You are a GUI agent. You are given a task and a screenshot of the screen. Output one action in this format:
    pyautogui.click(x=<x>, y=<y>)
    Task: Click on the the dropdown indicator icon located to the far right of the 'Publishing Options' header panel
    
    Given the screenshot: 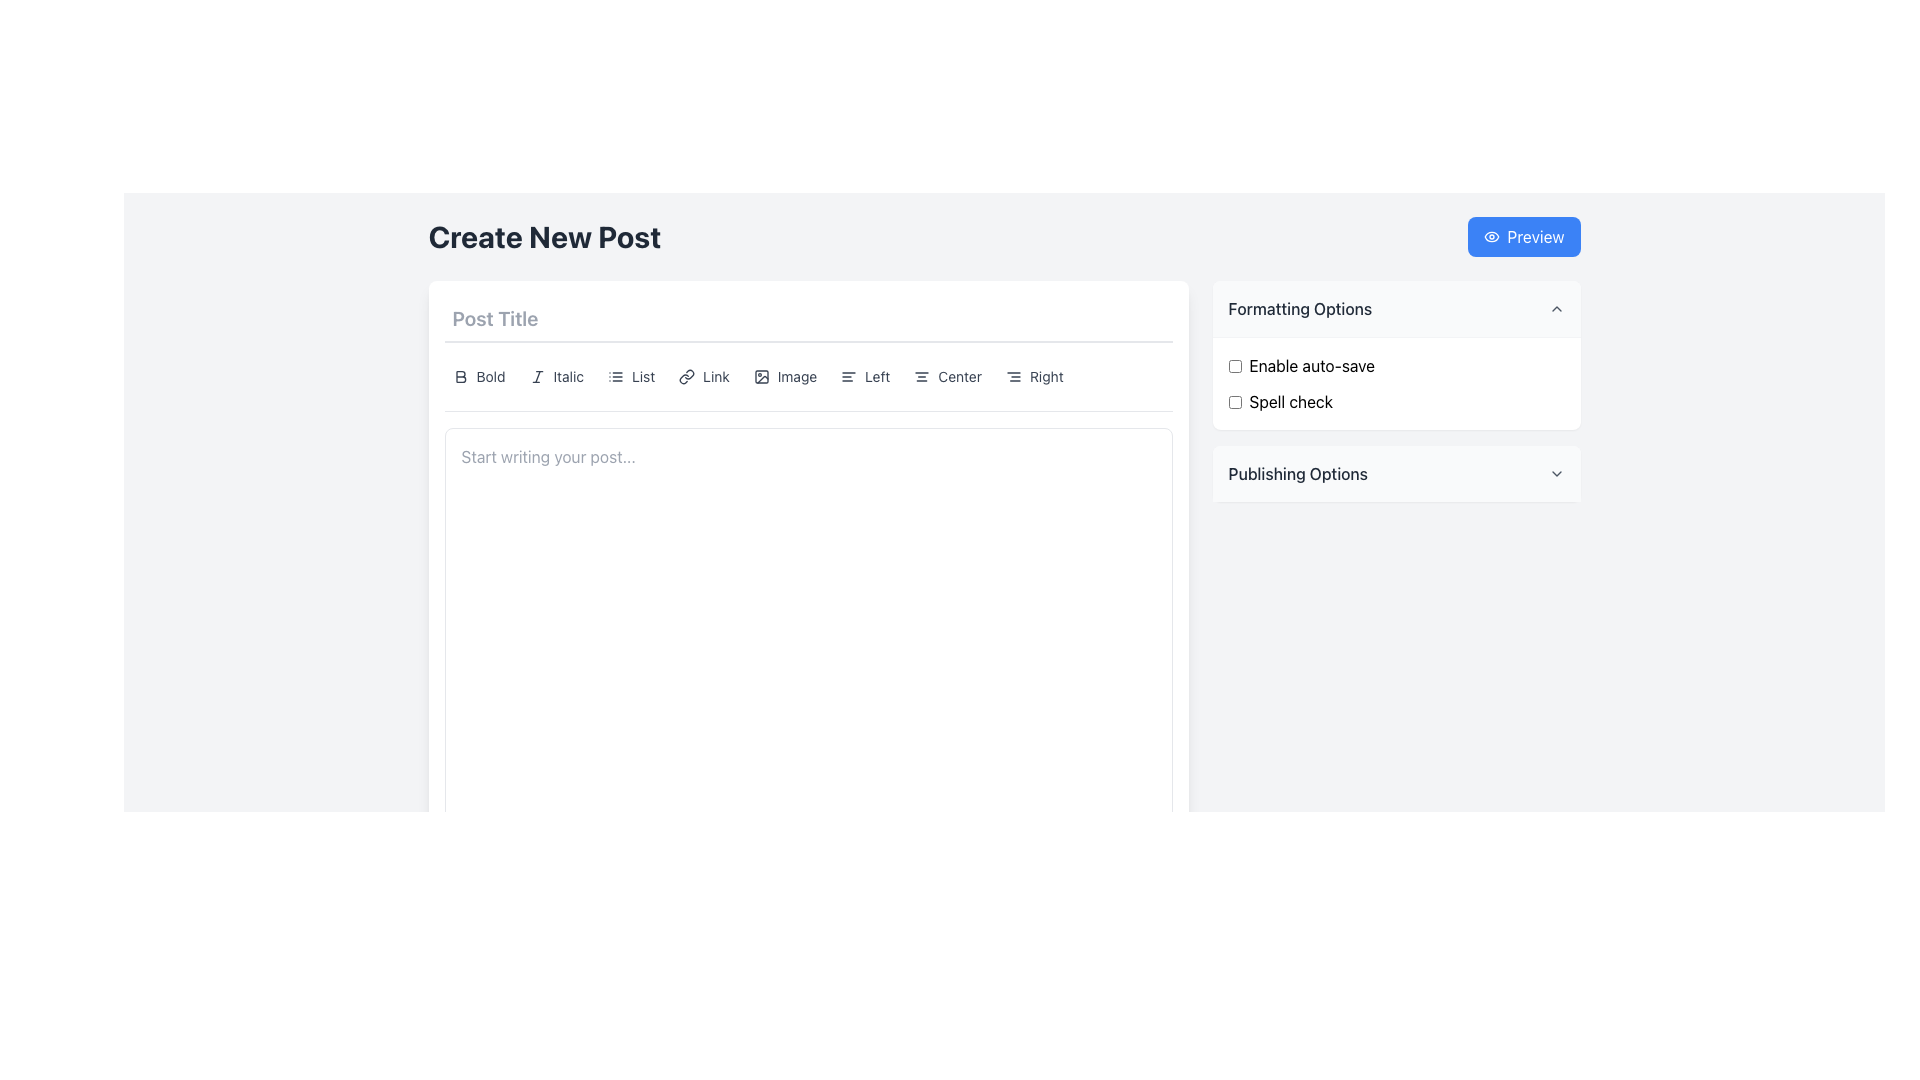 What is the action you would take?
    pyautogui.click(x=1555, y=474)
    